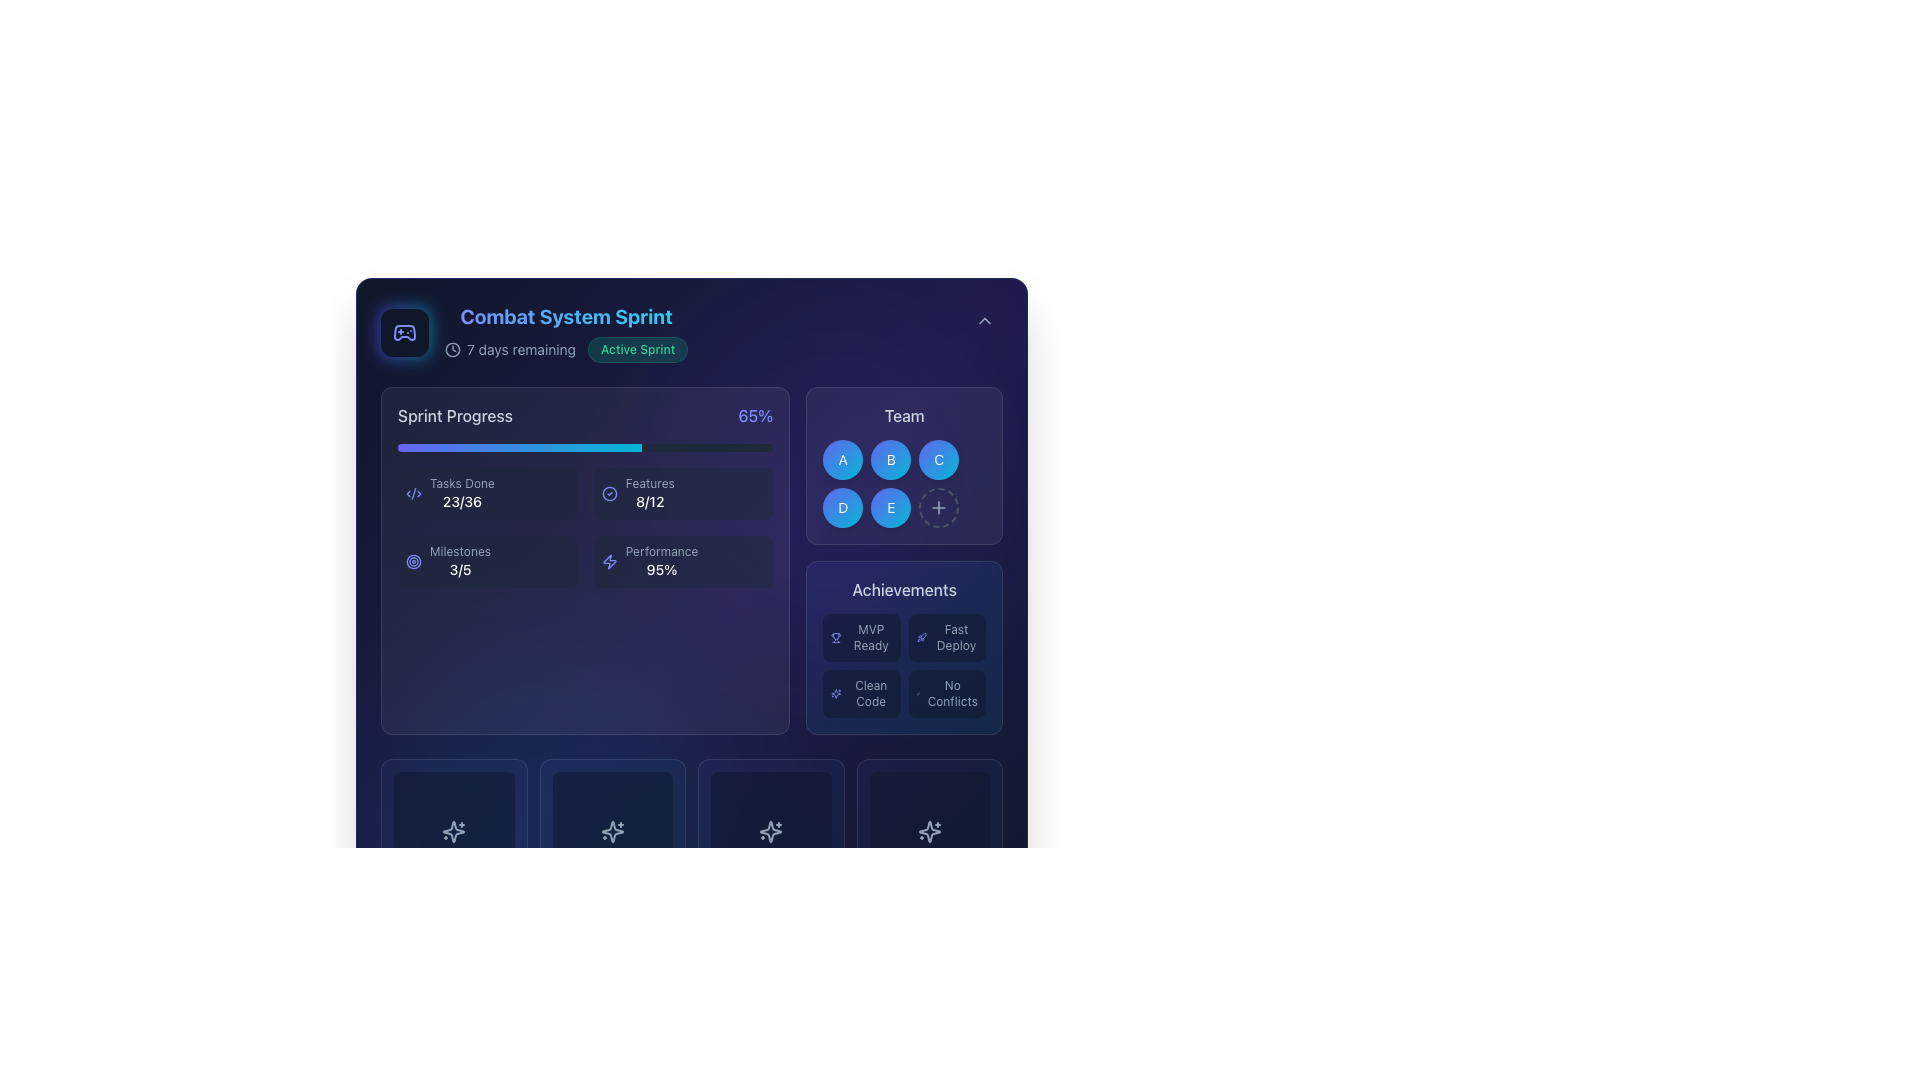  I want to click on the static text label displaying 'Tasks Done', which is positioned at the top of the 'Sprint Progress' section, above the text '23/36', so click(461, 483).